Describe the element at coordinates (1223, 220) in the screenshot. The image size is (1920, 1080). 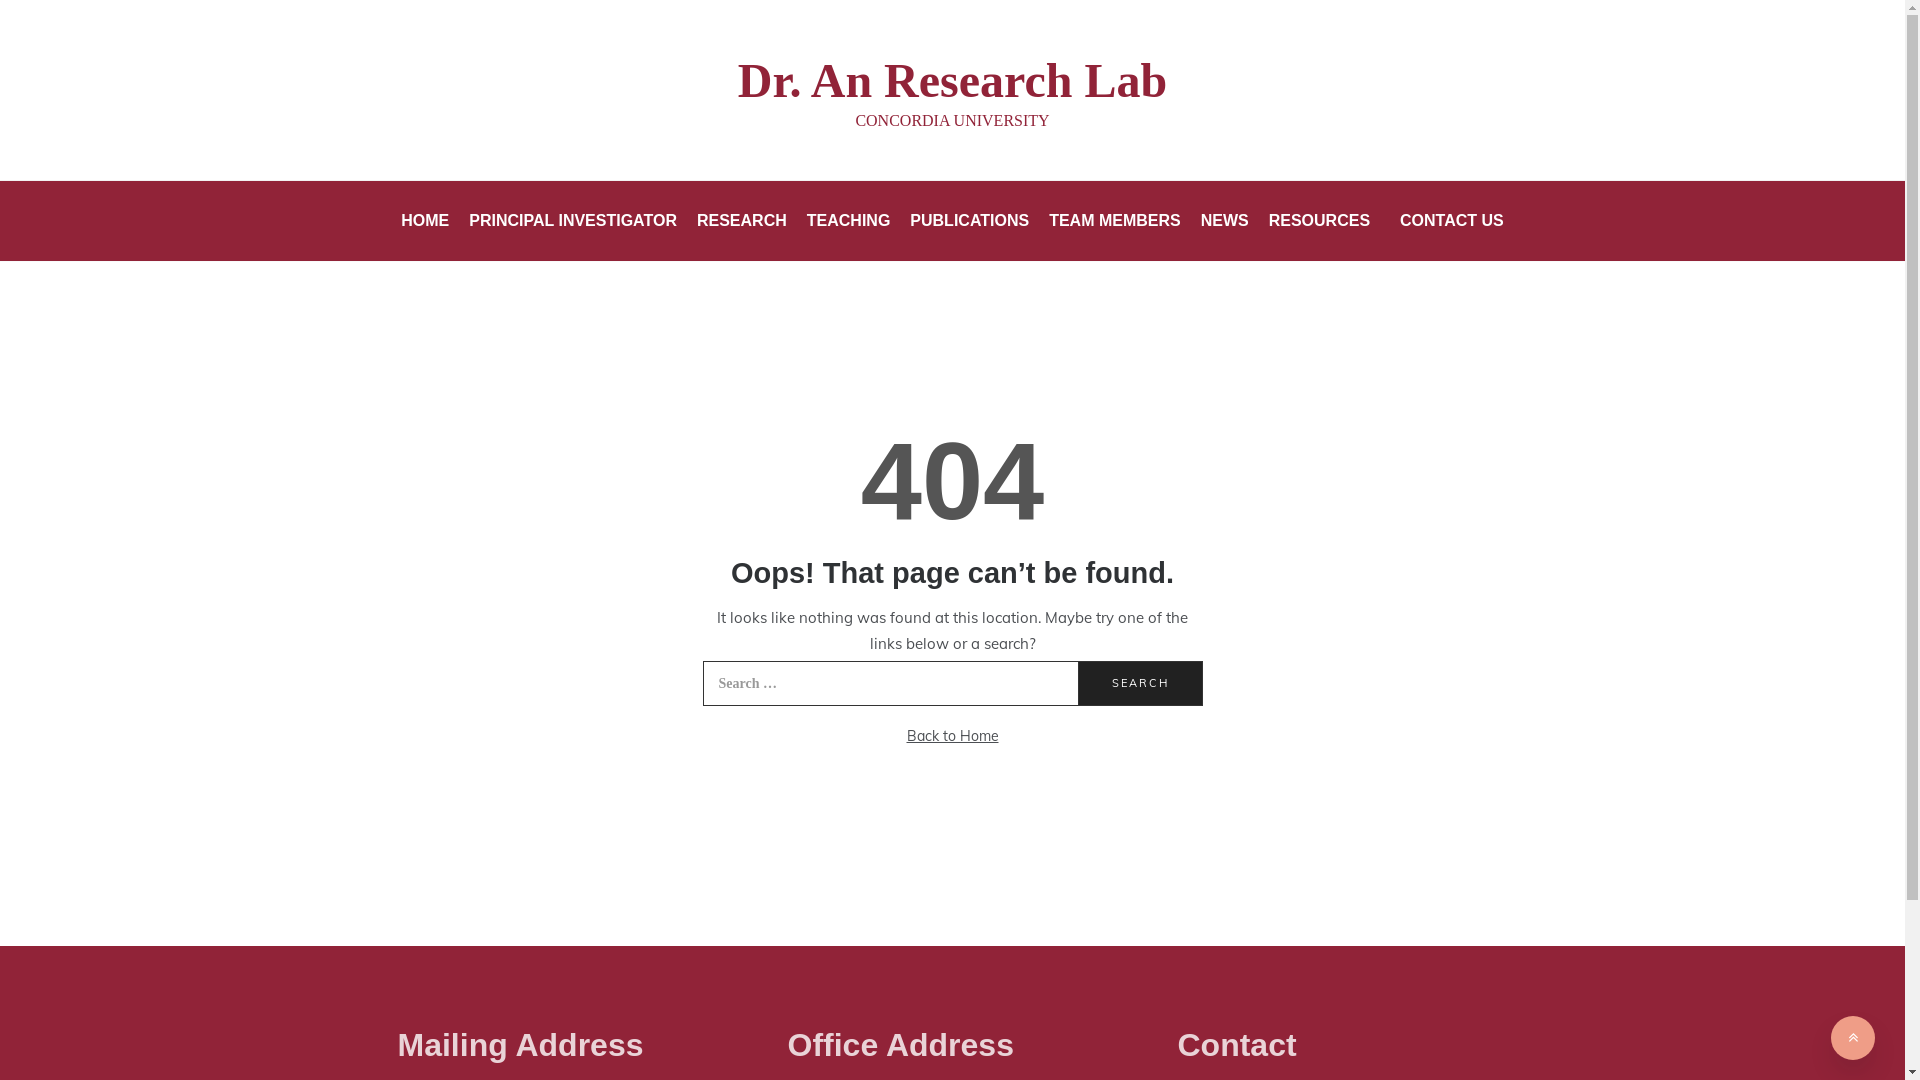
I see `'NEWS'` at that location.